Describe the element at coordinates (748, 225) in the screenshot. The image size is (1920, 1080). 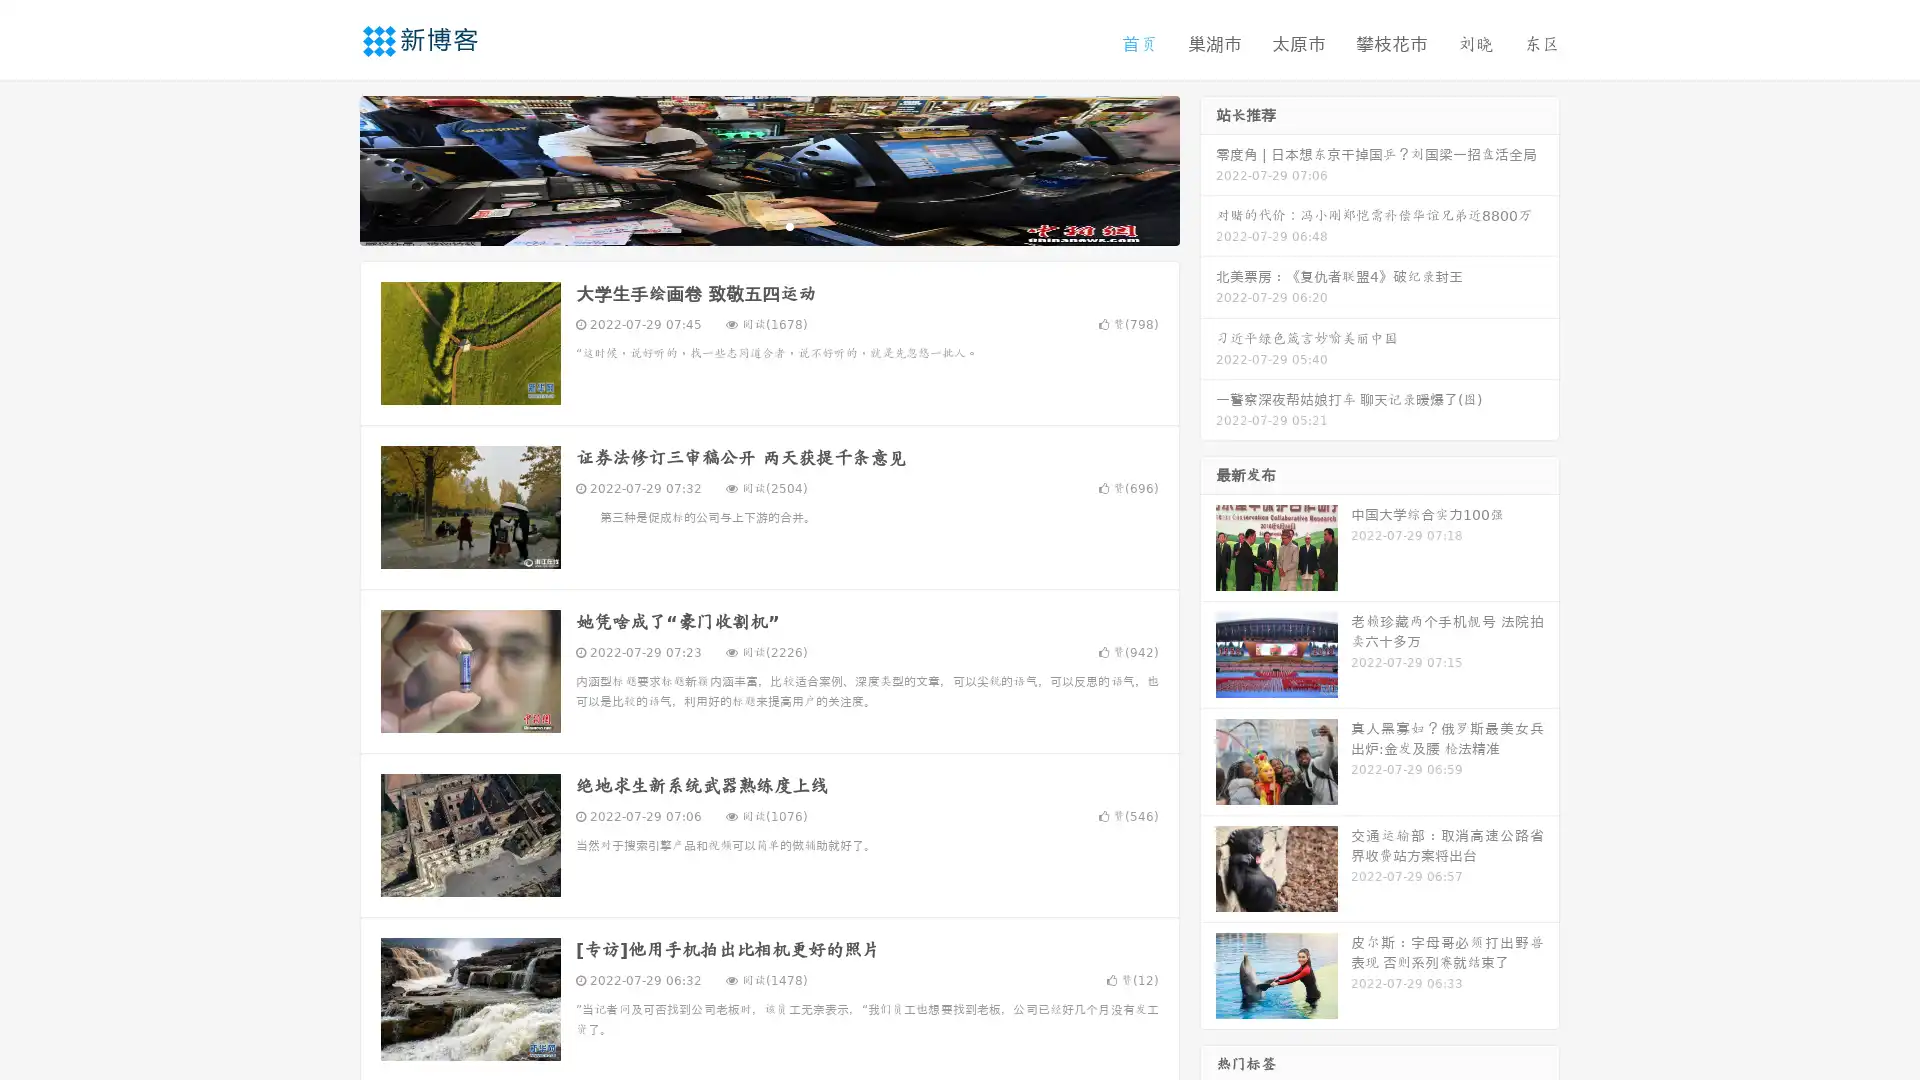
I see `Go to slide 1` at that location.